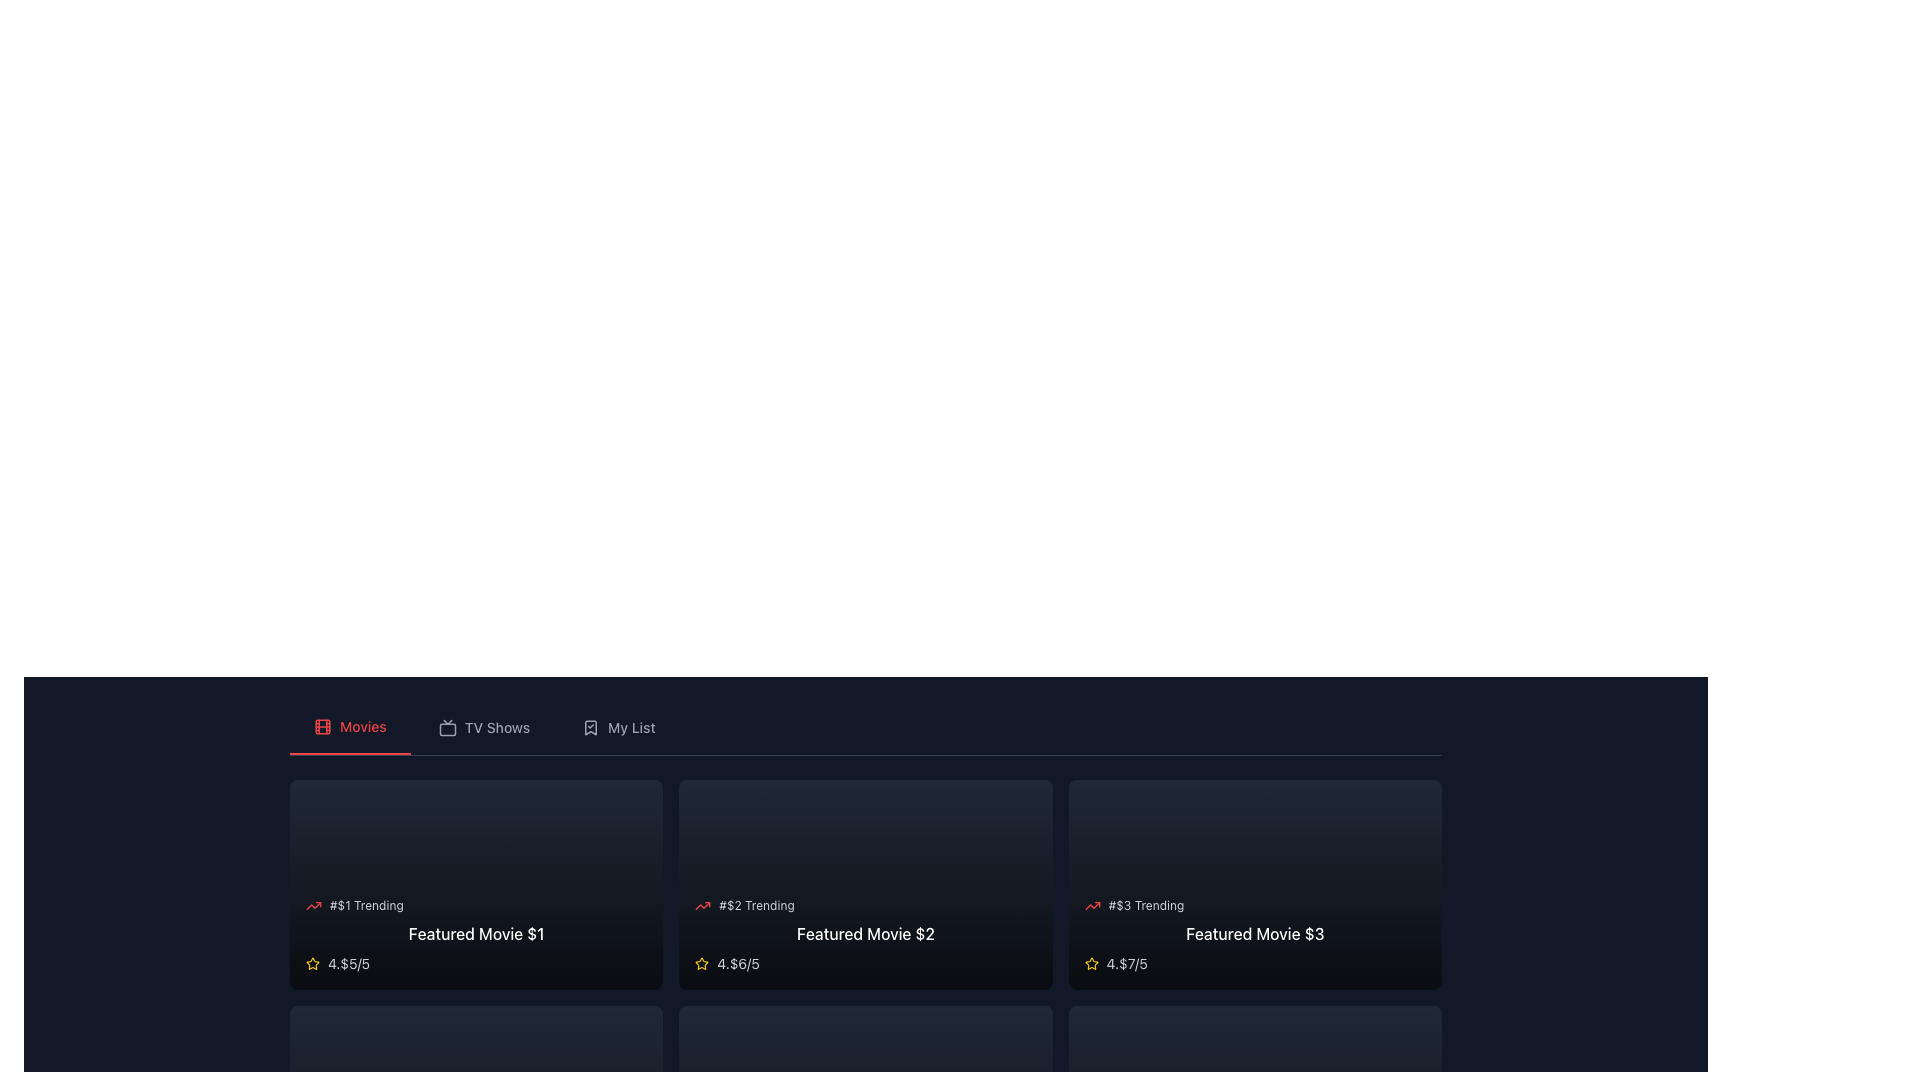 Image resolution: width=1920 pixels, height=1080 pixels. What do you see at coordinates (1090, 963) in the screenshot?
I see `the first icon that visually represents the rating for the associated movie or item, which is aligned to the left of the text displaying the rating value '4.$7/5'` at bounding box center [1090, 963].